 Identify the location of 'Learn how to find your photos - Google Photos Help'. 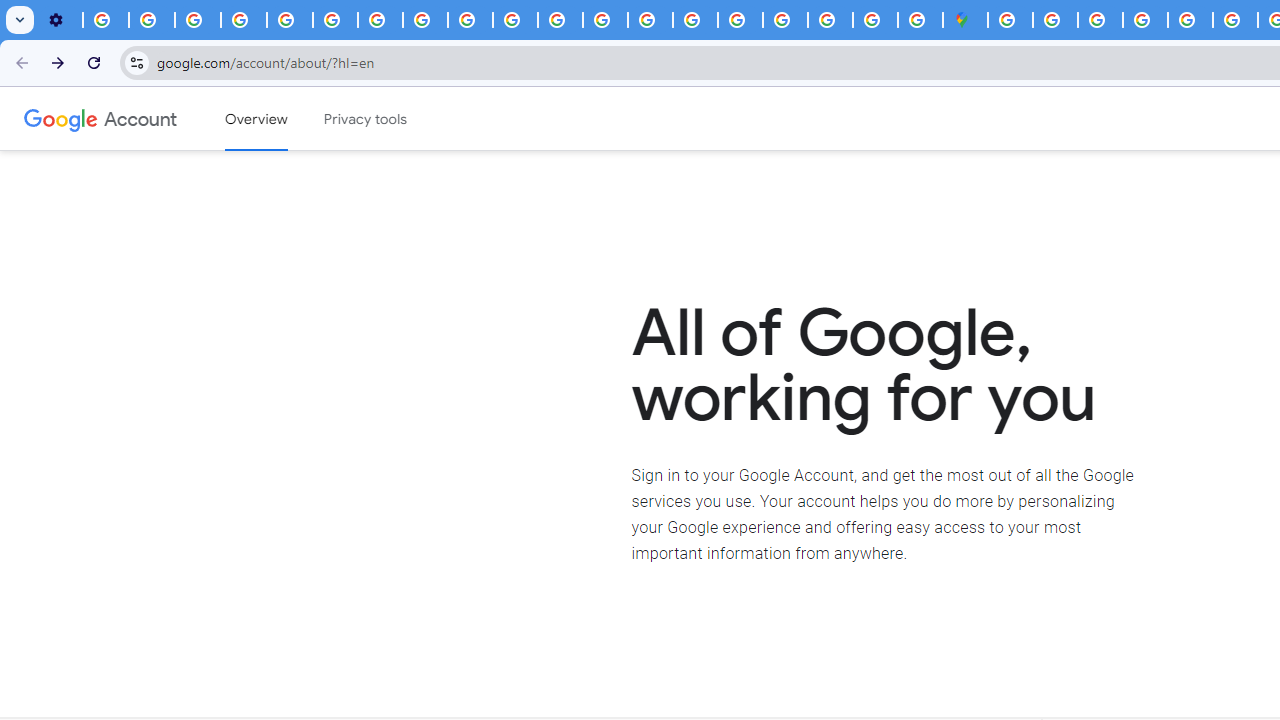
(151, 20).